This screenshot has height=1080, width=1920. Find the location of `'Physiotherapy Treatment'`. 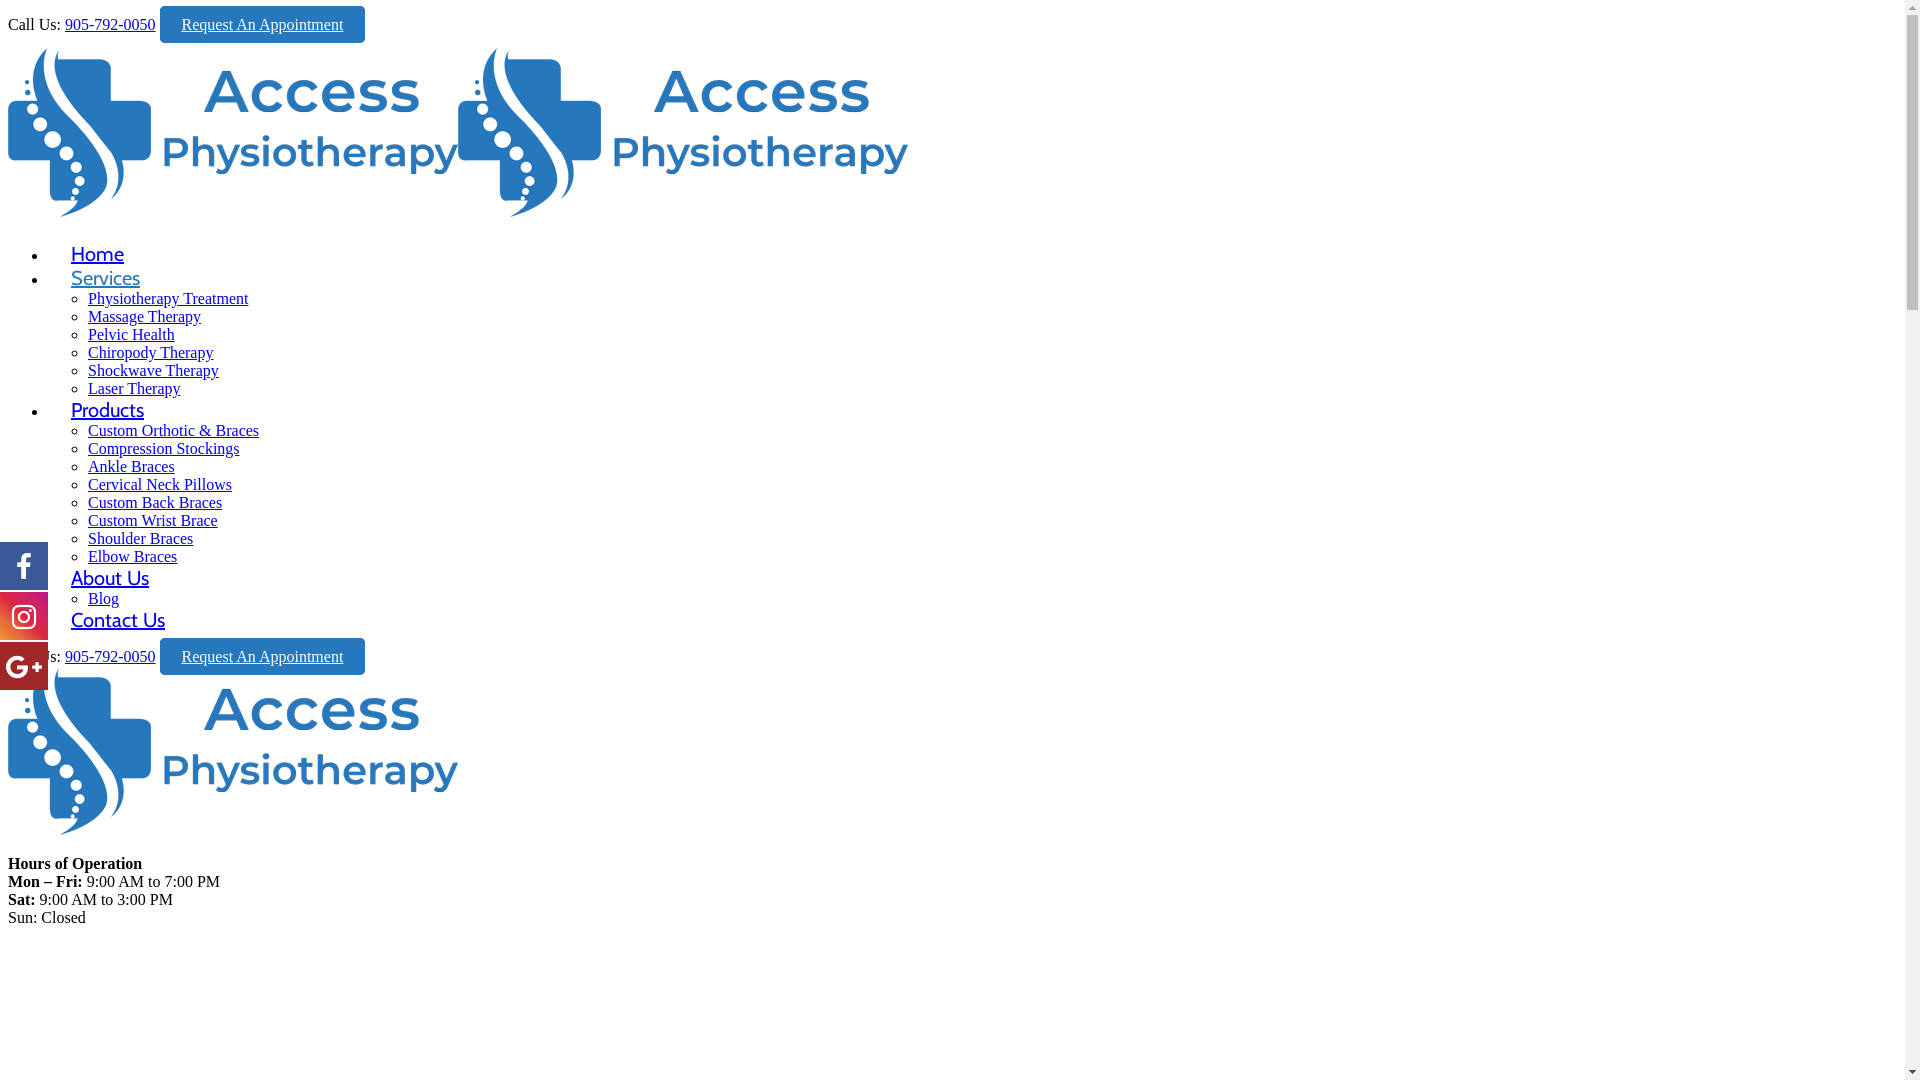

'Physiotherapy Treatment' is located at coordinates (168, 298).